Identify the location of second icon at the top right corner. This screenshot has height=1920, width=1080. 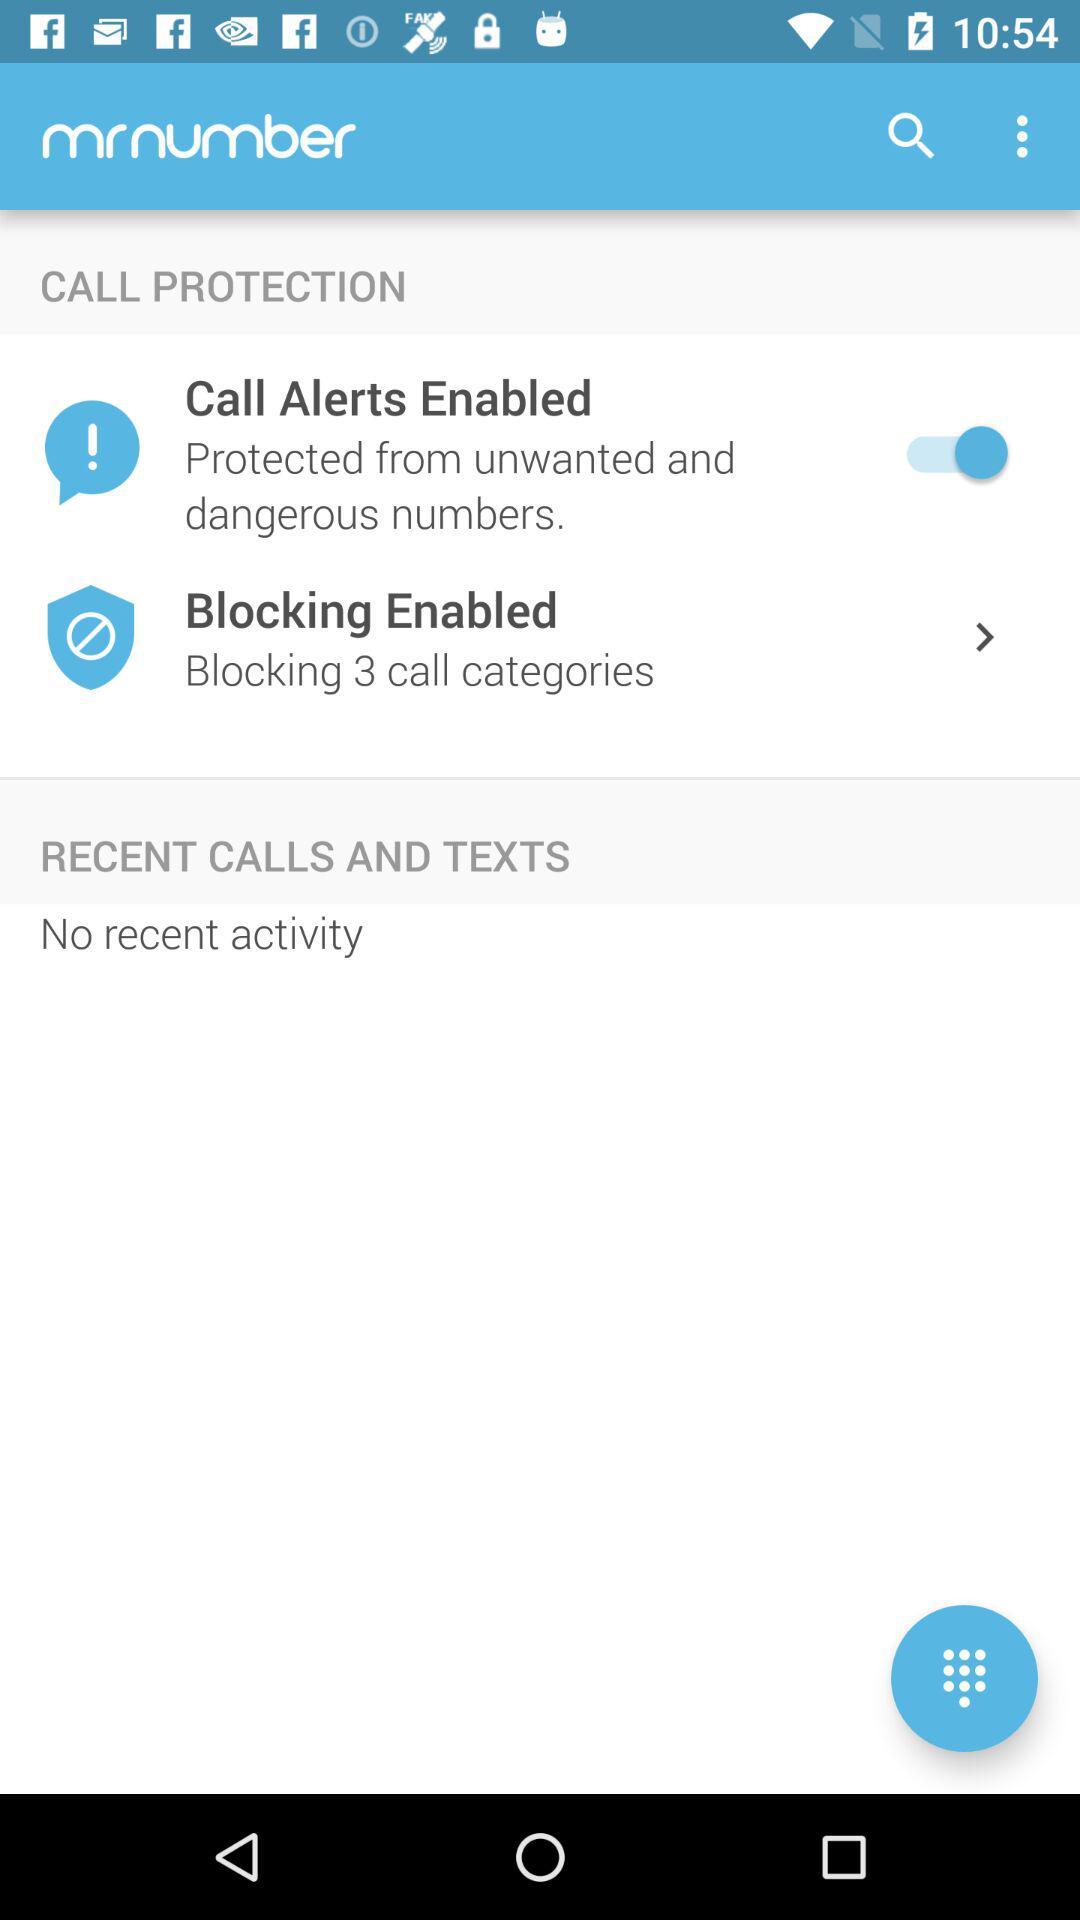
(1027, 136).